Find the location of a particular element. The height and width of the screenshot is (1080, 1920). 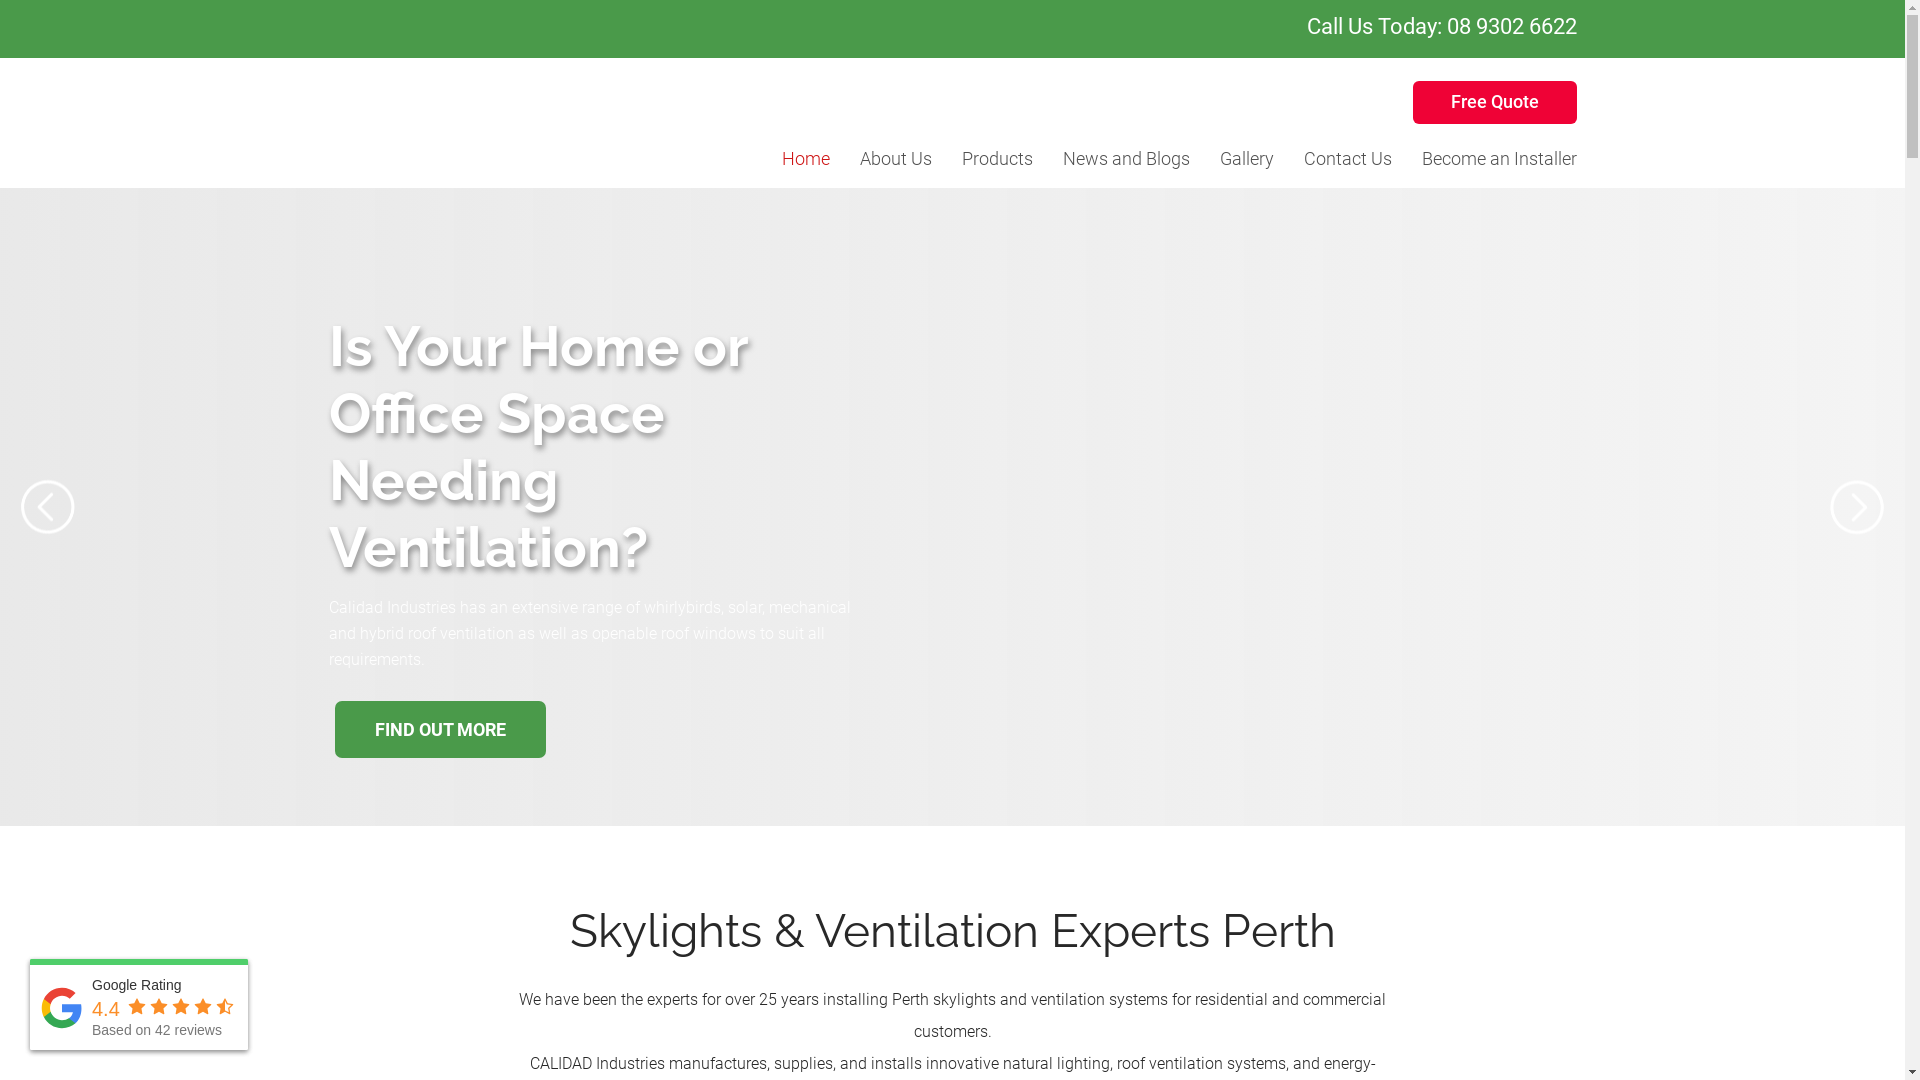

'News and Blogs' is located at coordinates (1125, 157).